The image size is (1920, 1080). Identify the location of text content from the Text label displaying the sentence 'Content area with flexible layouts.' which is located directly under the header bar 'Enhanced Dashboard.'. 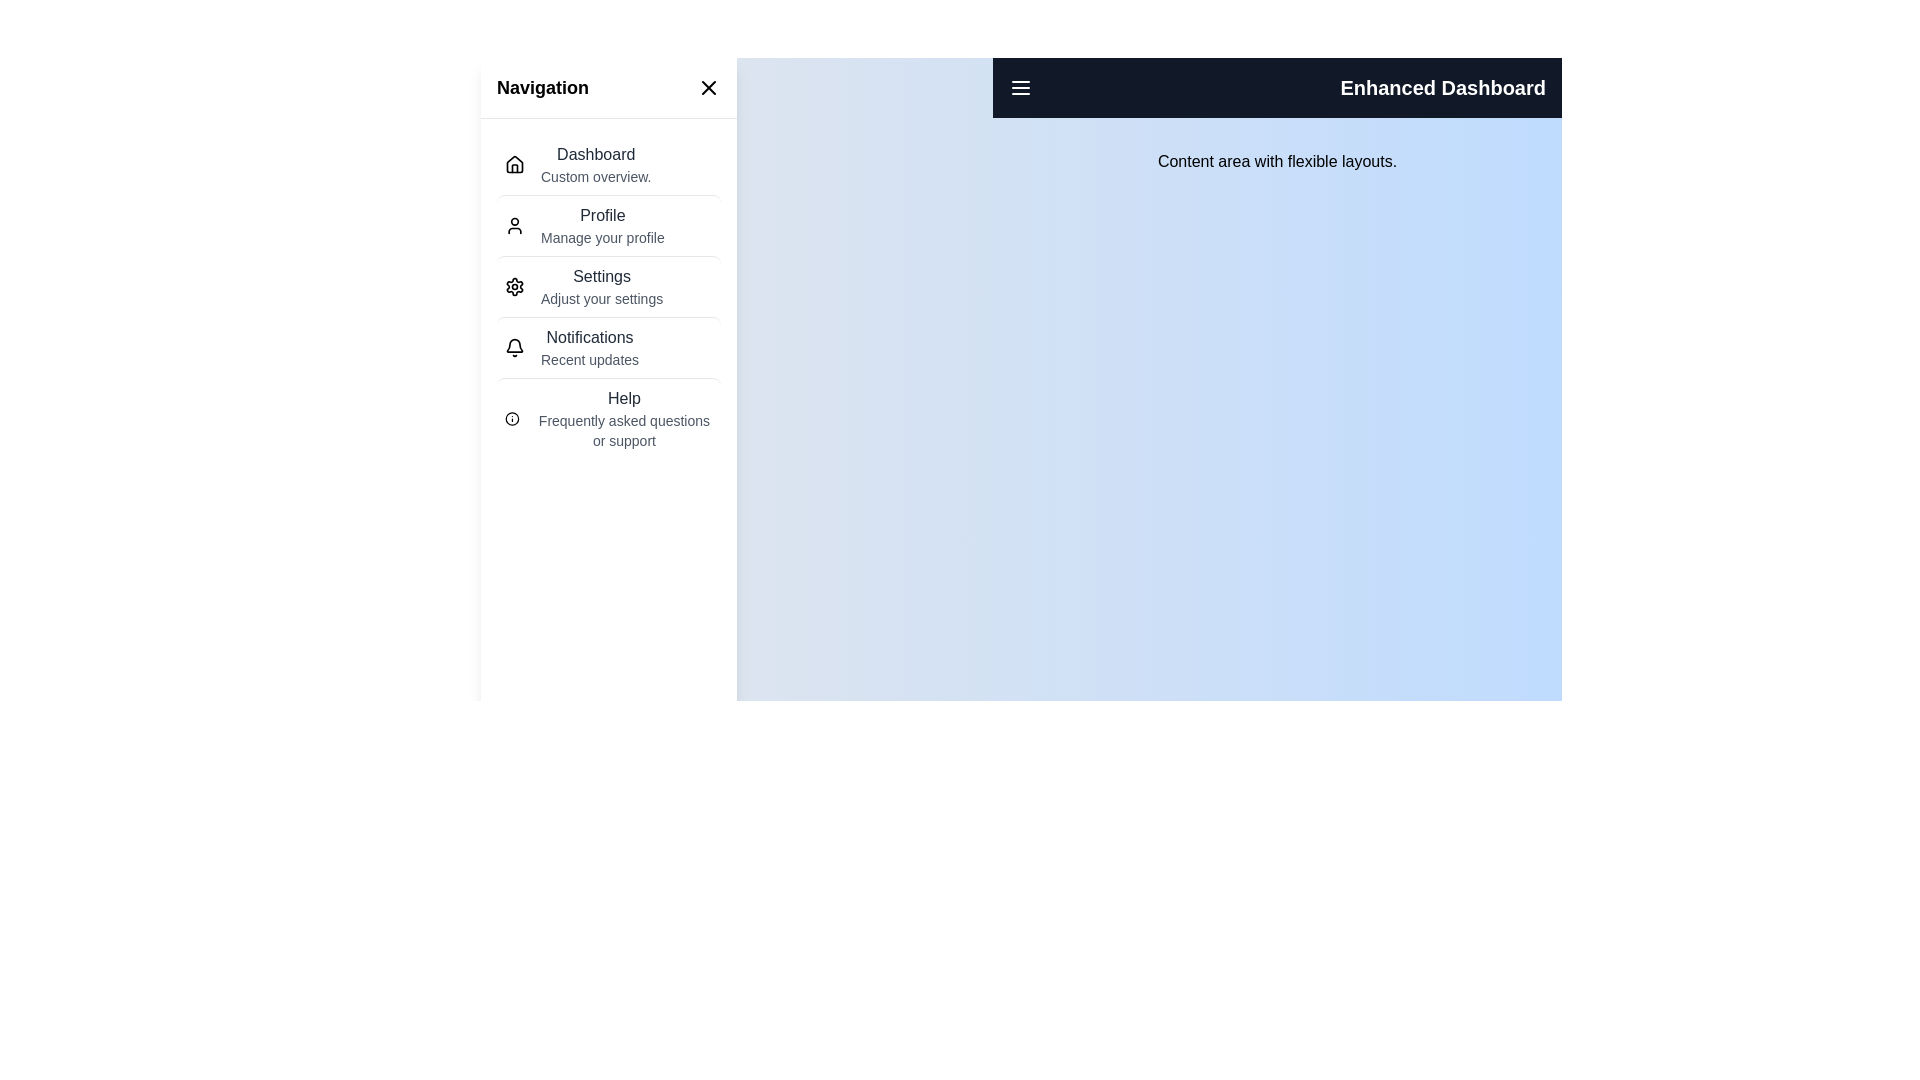
(1276, 161).